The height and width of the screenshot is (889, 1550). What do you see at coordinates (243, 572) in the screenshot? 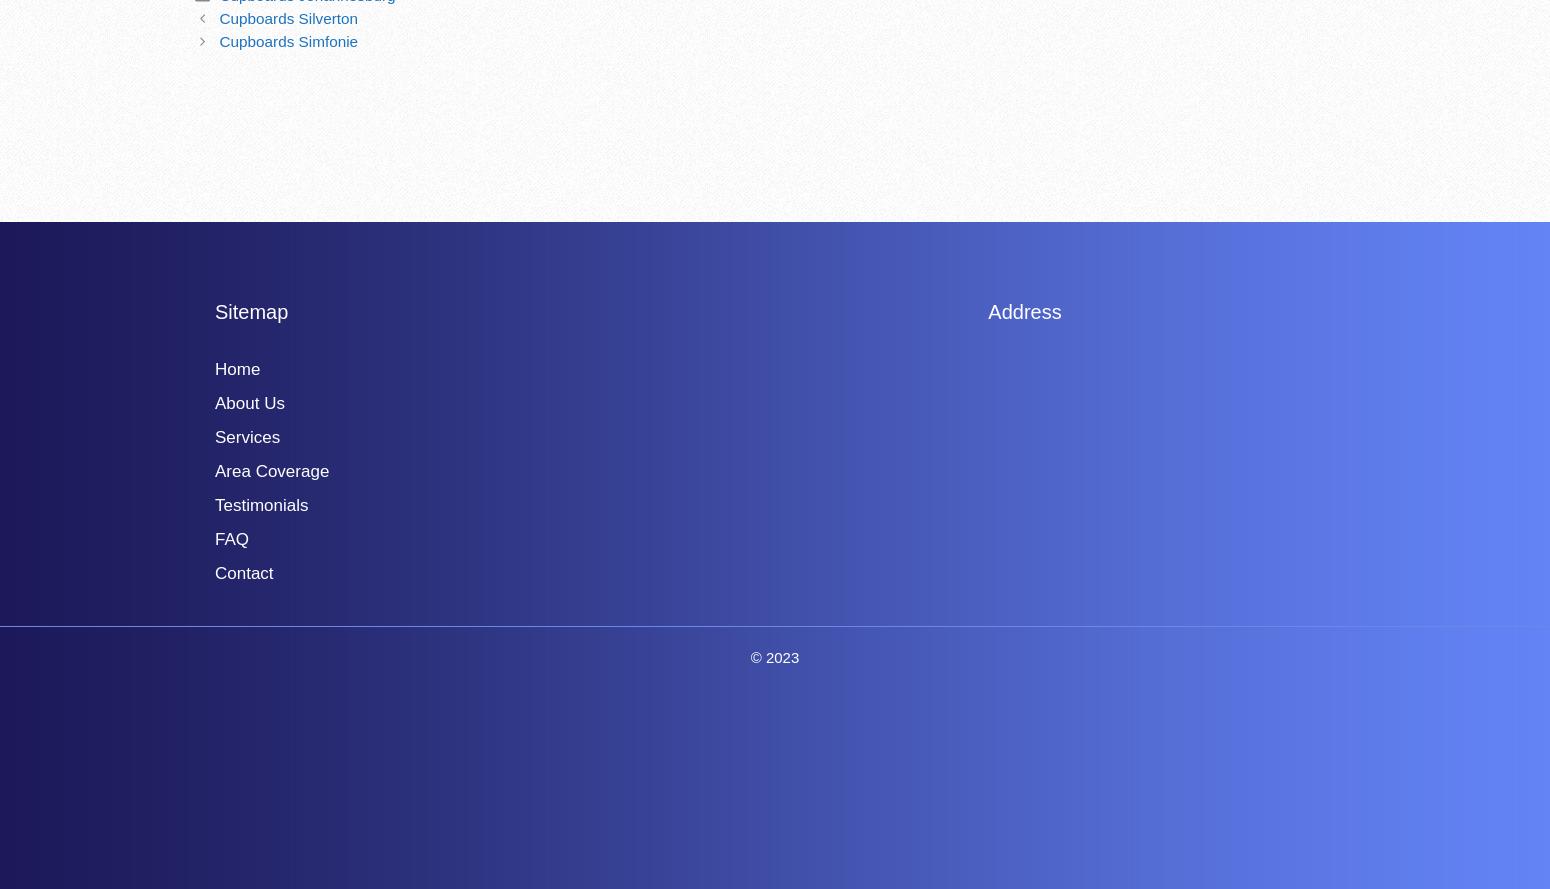
I see `'Contact'` at bounding box center [243, 572].